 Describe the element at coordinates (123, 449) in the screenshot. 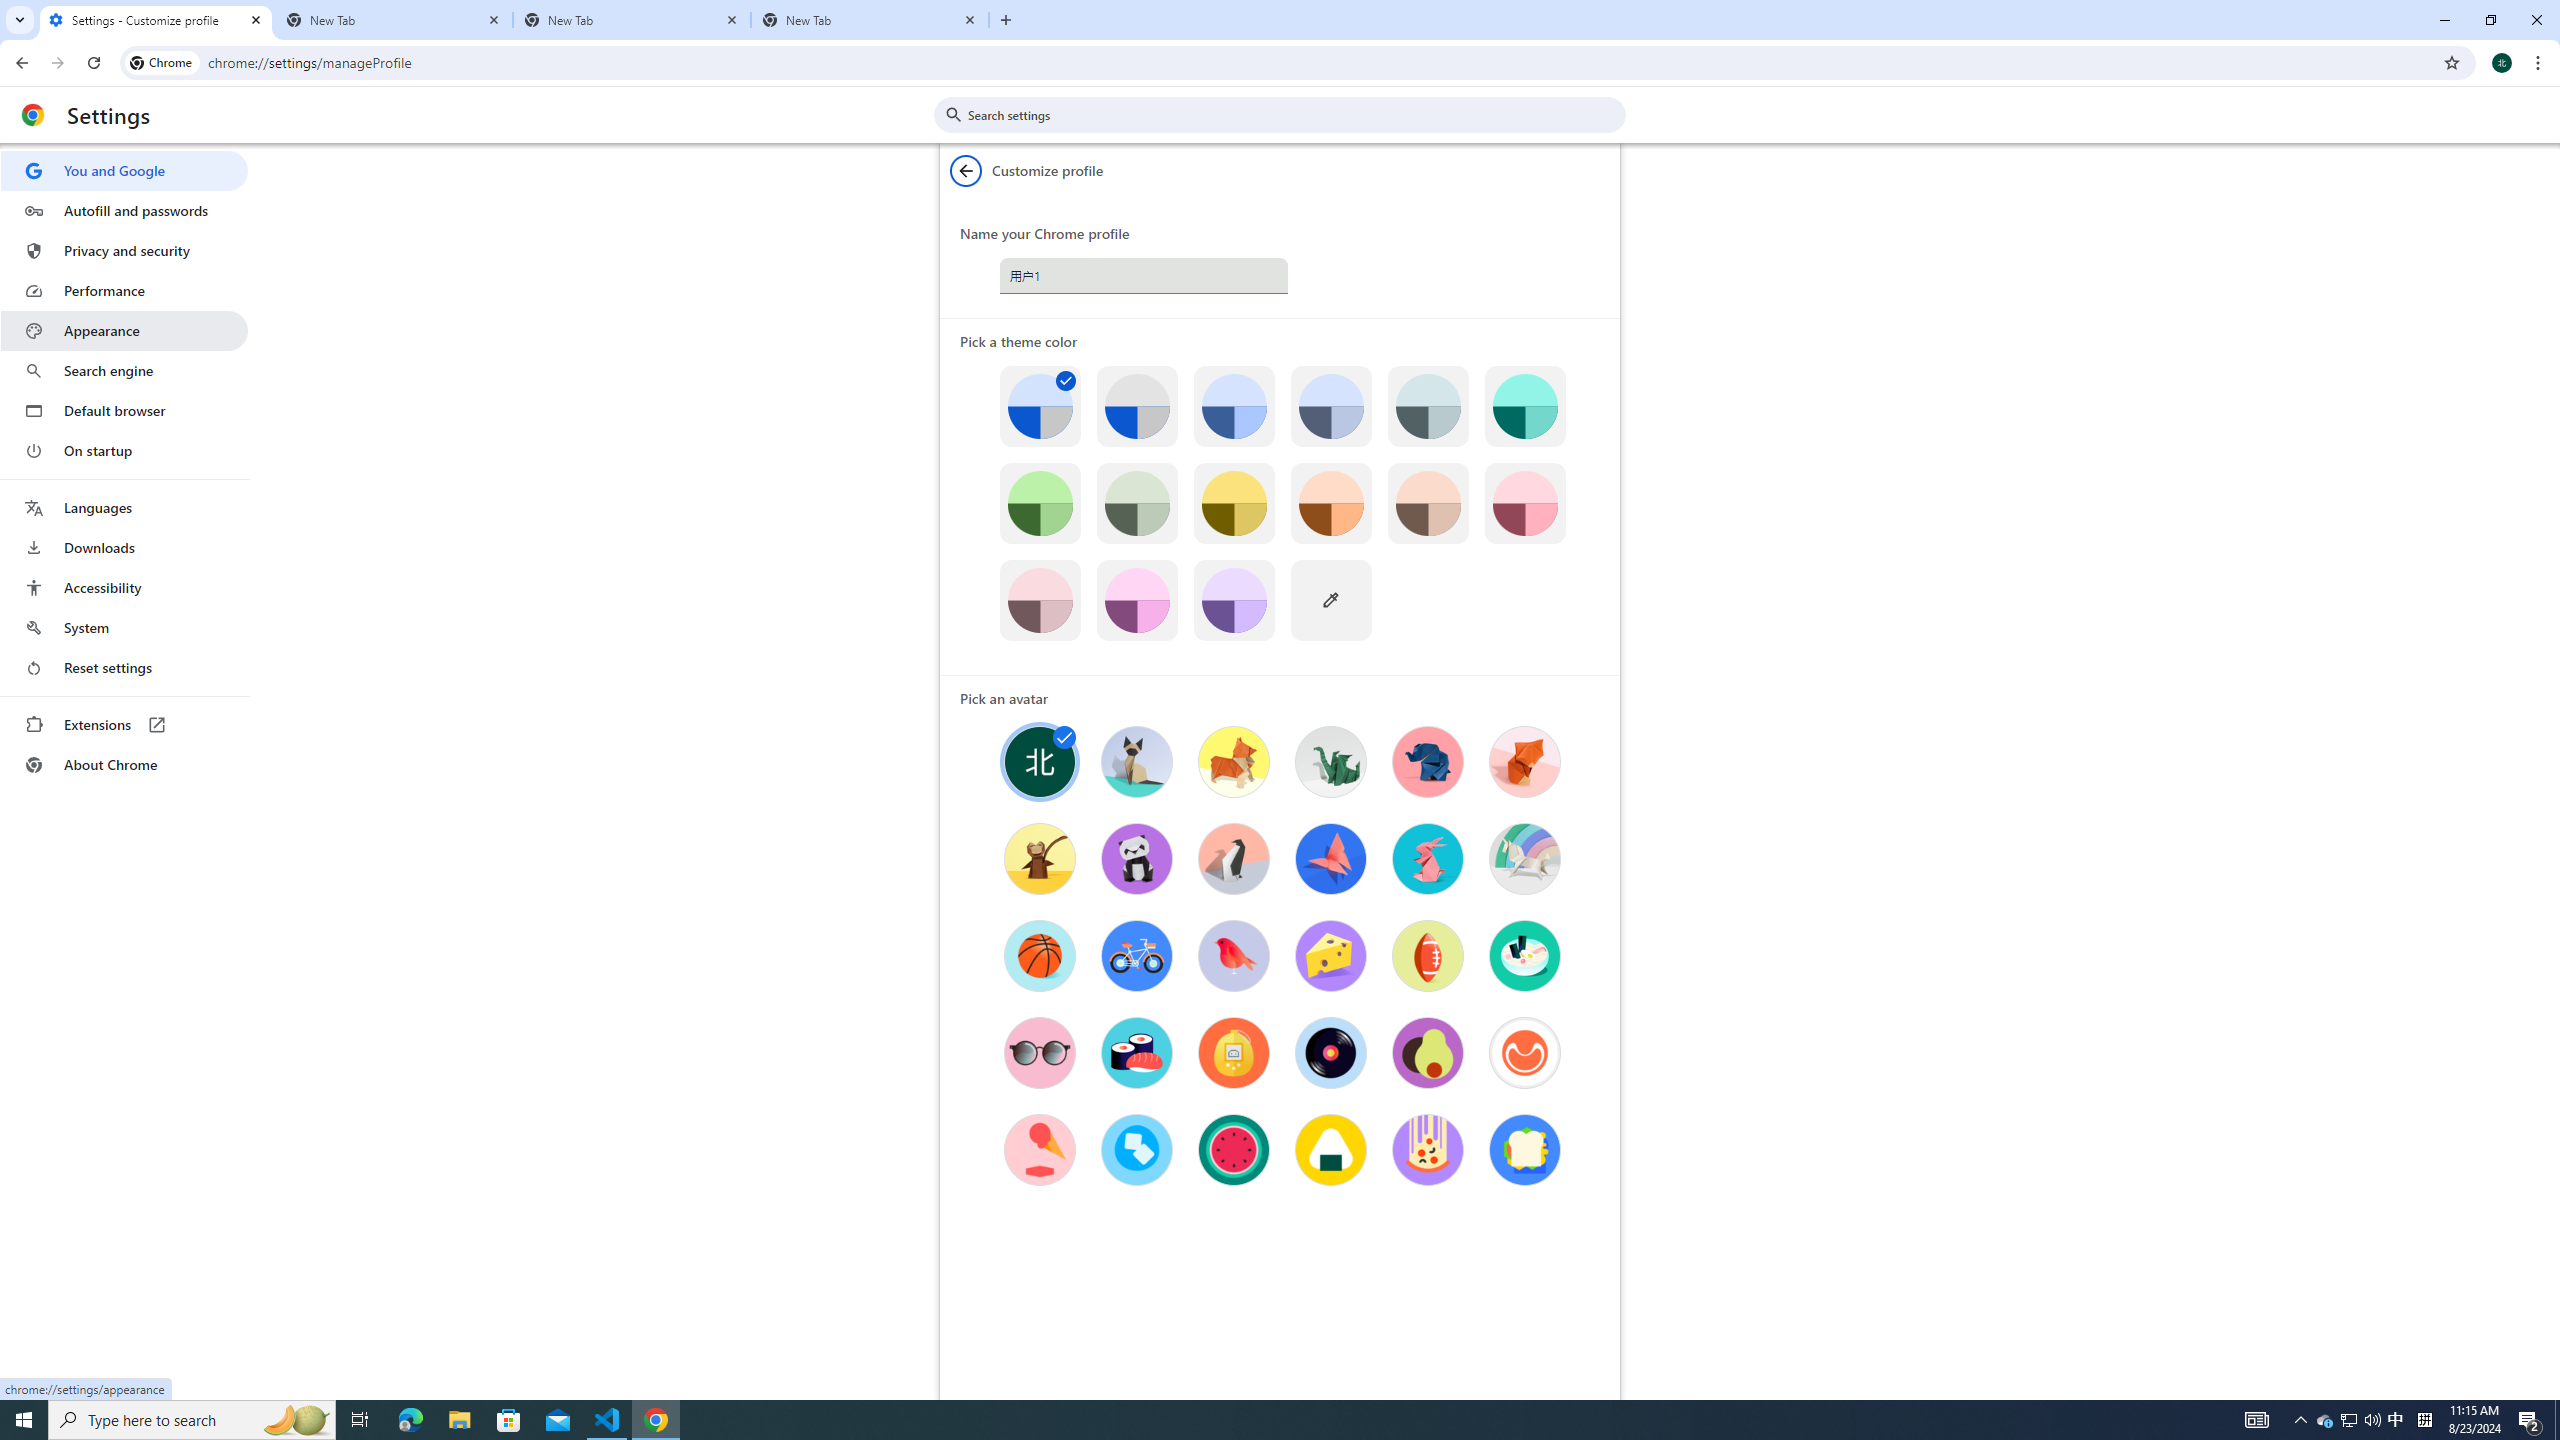

I see `'On startup'` at that location.